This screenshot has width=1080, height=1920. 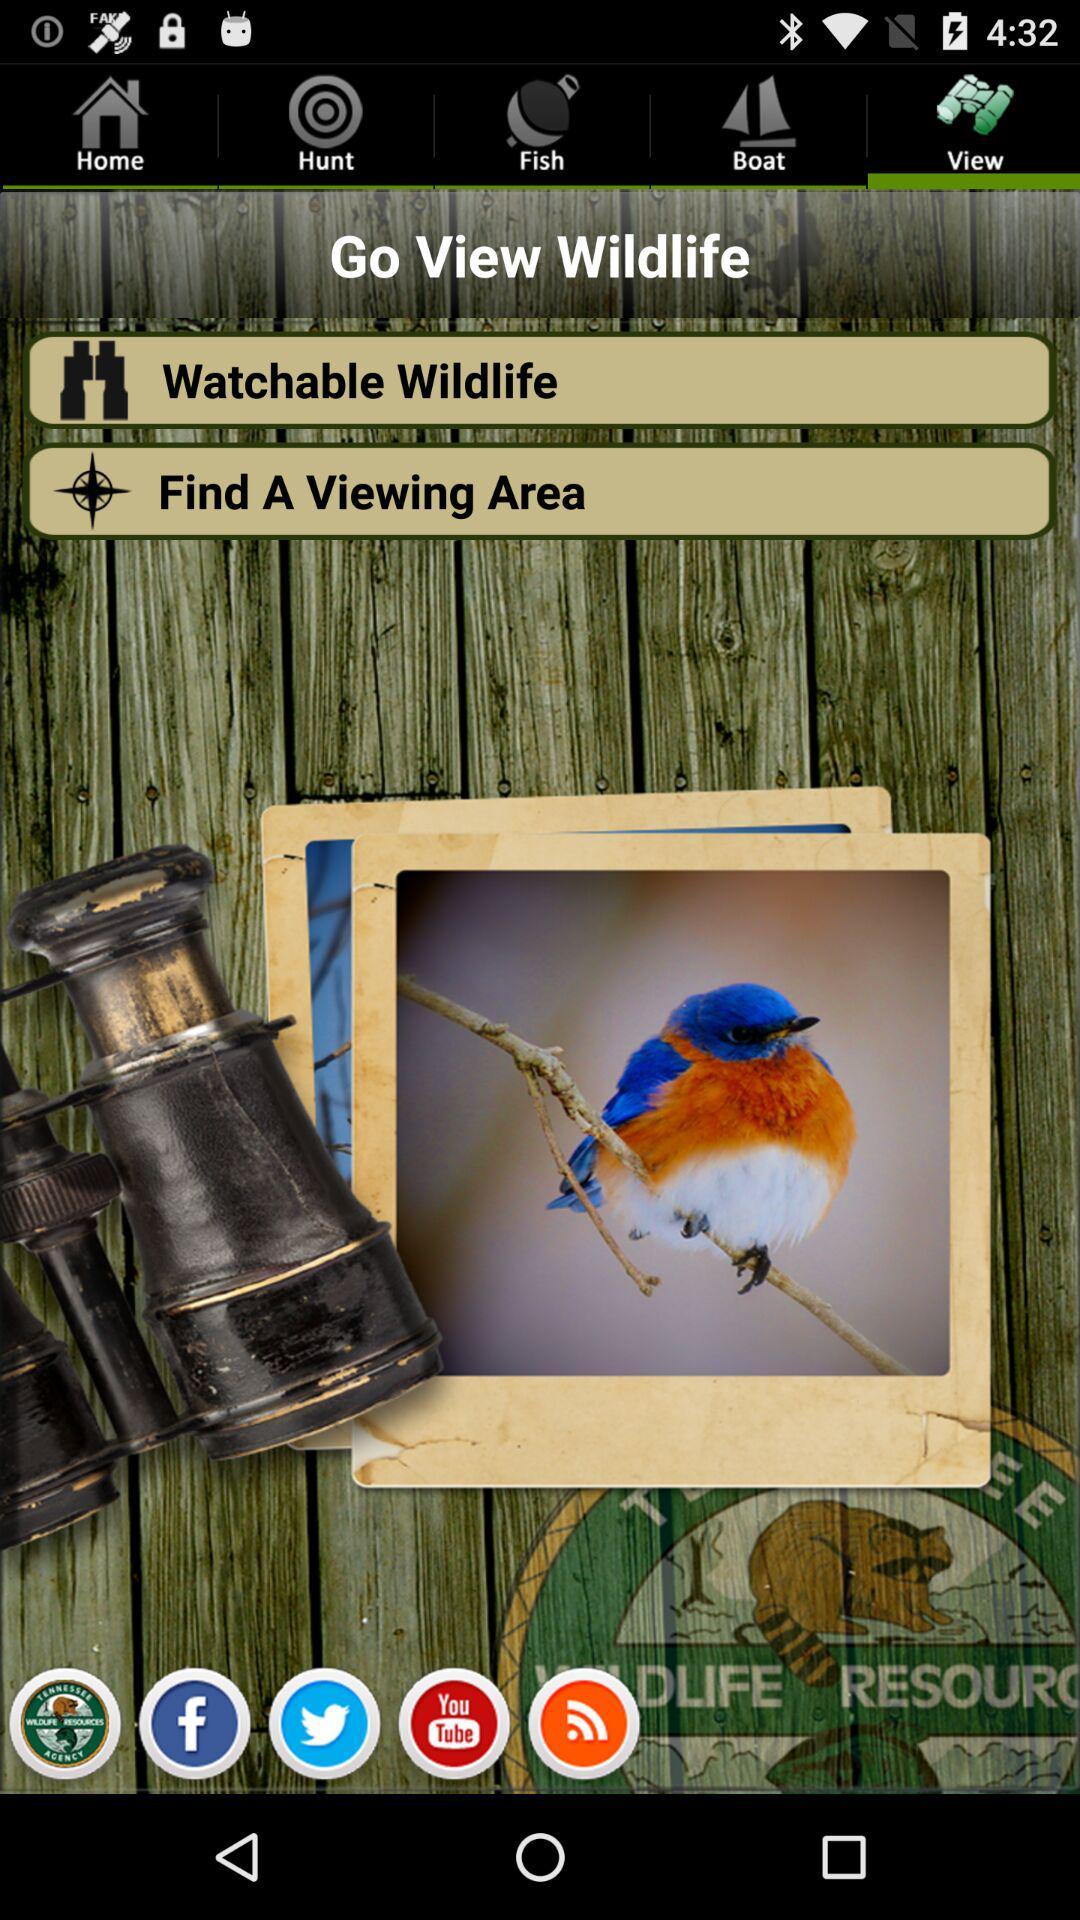 I want to click on the twitter icon, so click(x=323, y=1849).